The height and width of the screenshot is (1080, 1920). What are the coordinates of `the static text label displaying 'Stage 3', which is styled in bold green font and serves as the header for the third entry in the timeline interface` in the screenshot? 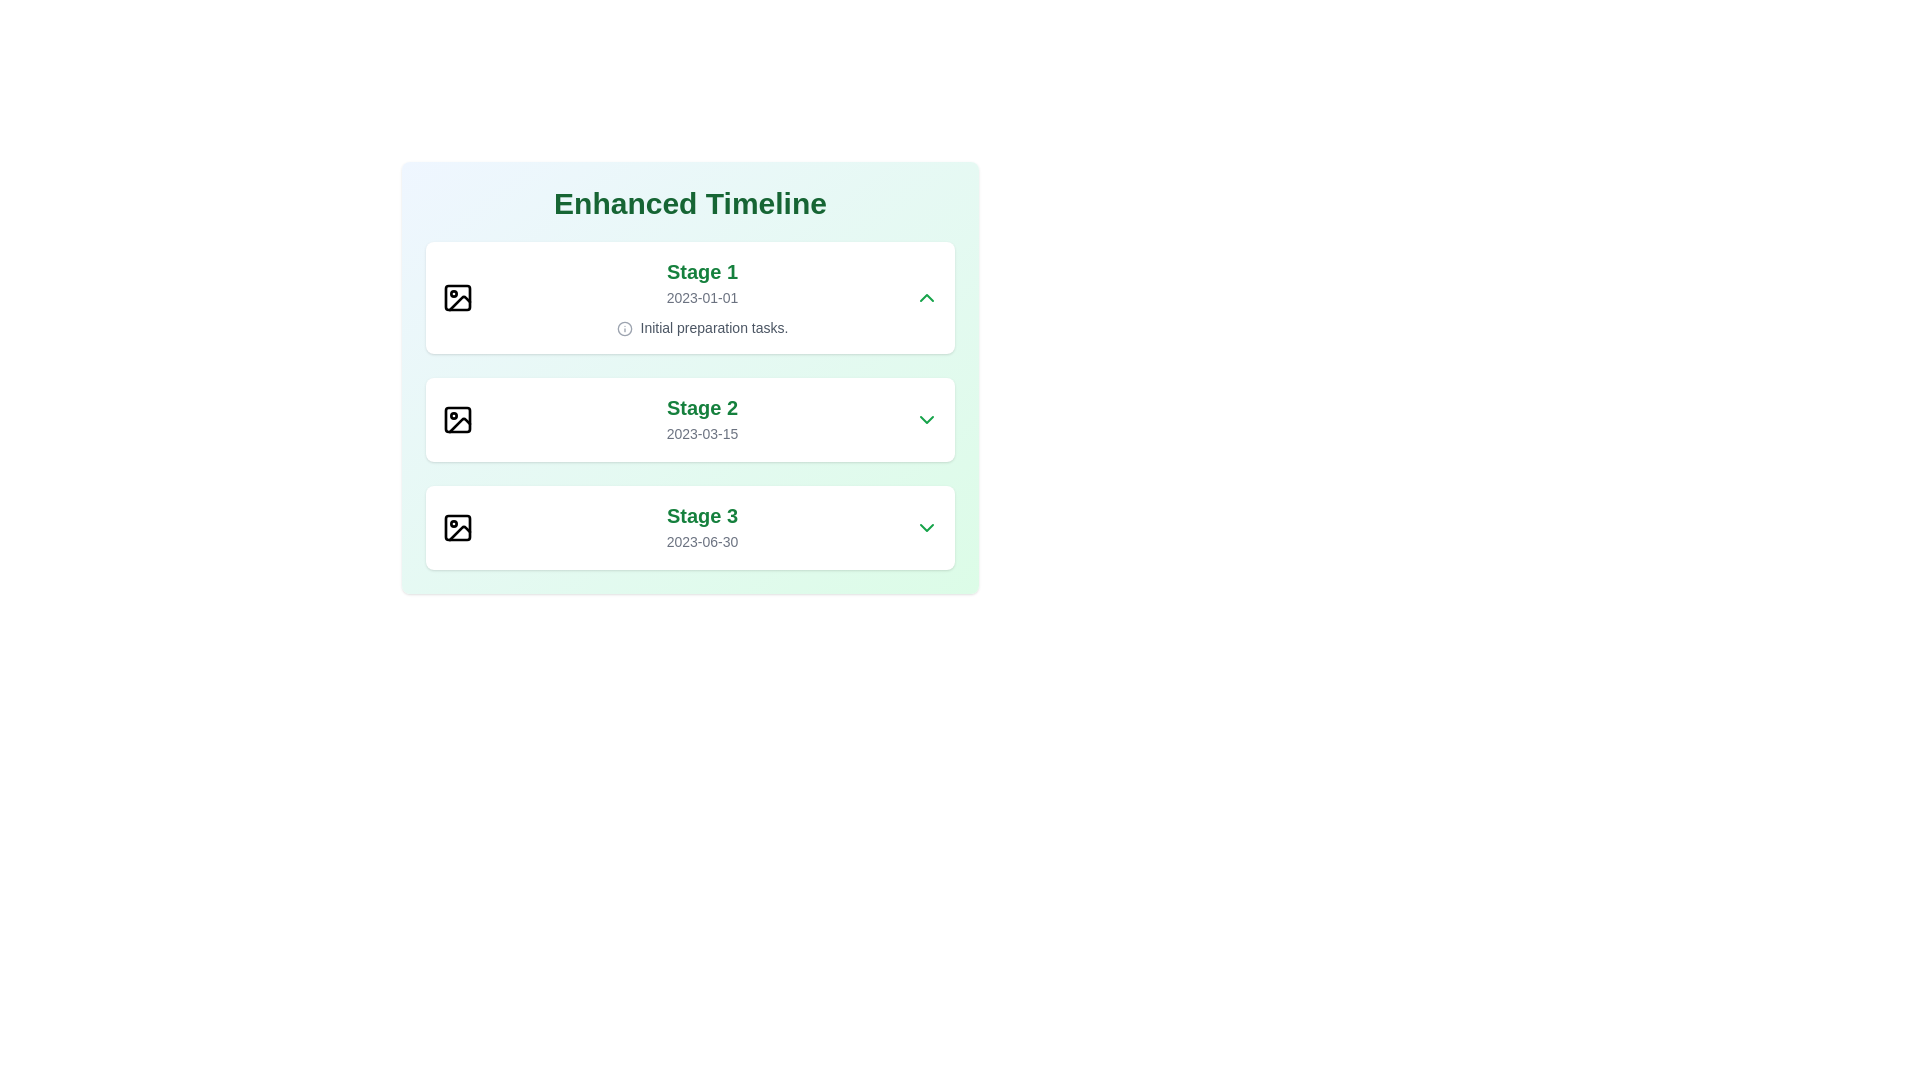 It's located at (702, 515).